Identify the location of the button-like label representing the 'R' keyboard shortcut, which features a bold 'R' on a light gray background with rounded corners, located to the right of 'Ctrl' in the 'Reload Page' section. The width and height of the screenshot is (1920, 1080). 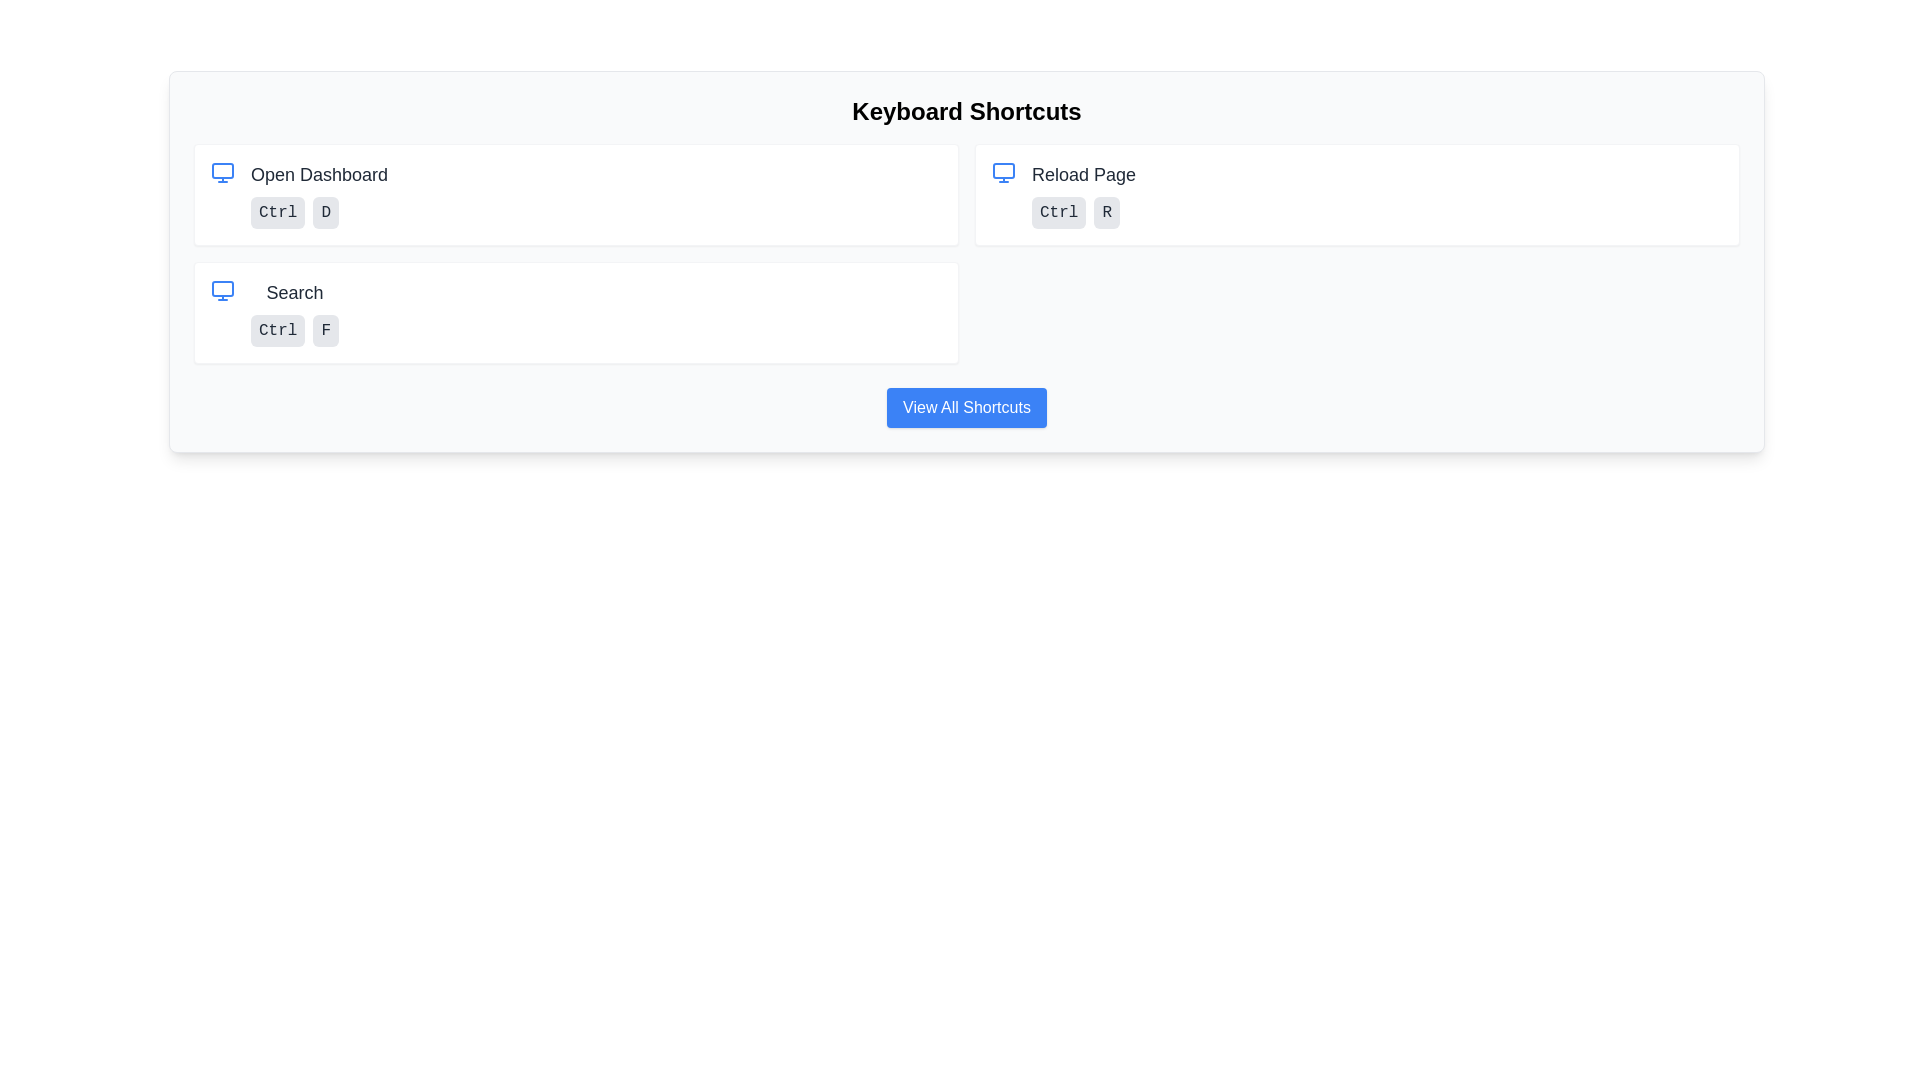
(1106, 212).